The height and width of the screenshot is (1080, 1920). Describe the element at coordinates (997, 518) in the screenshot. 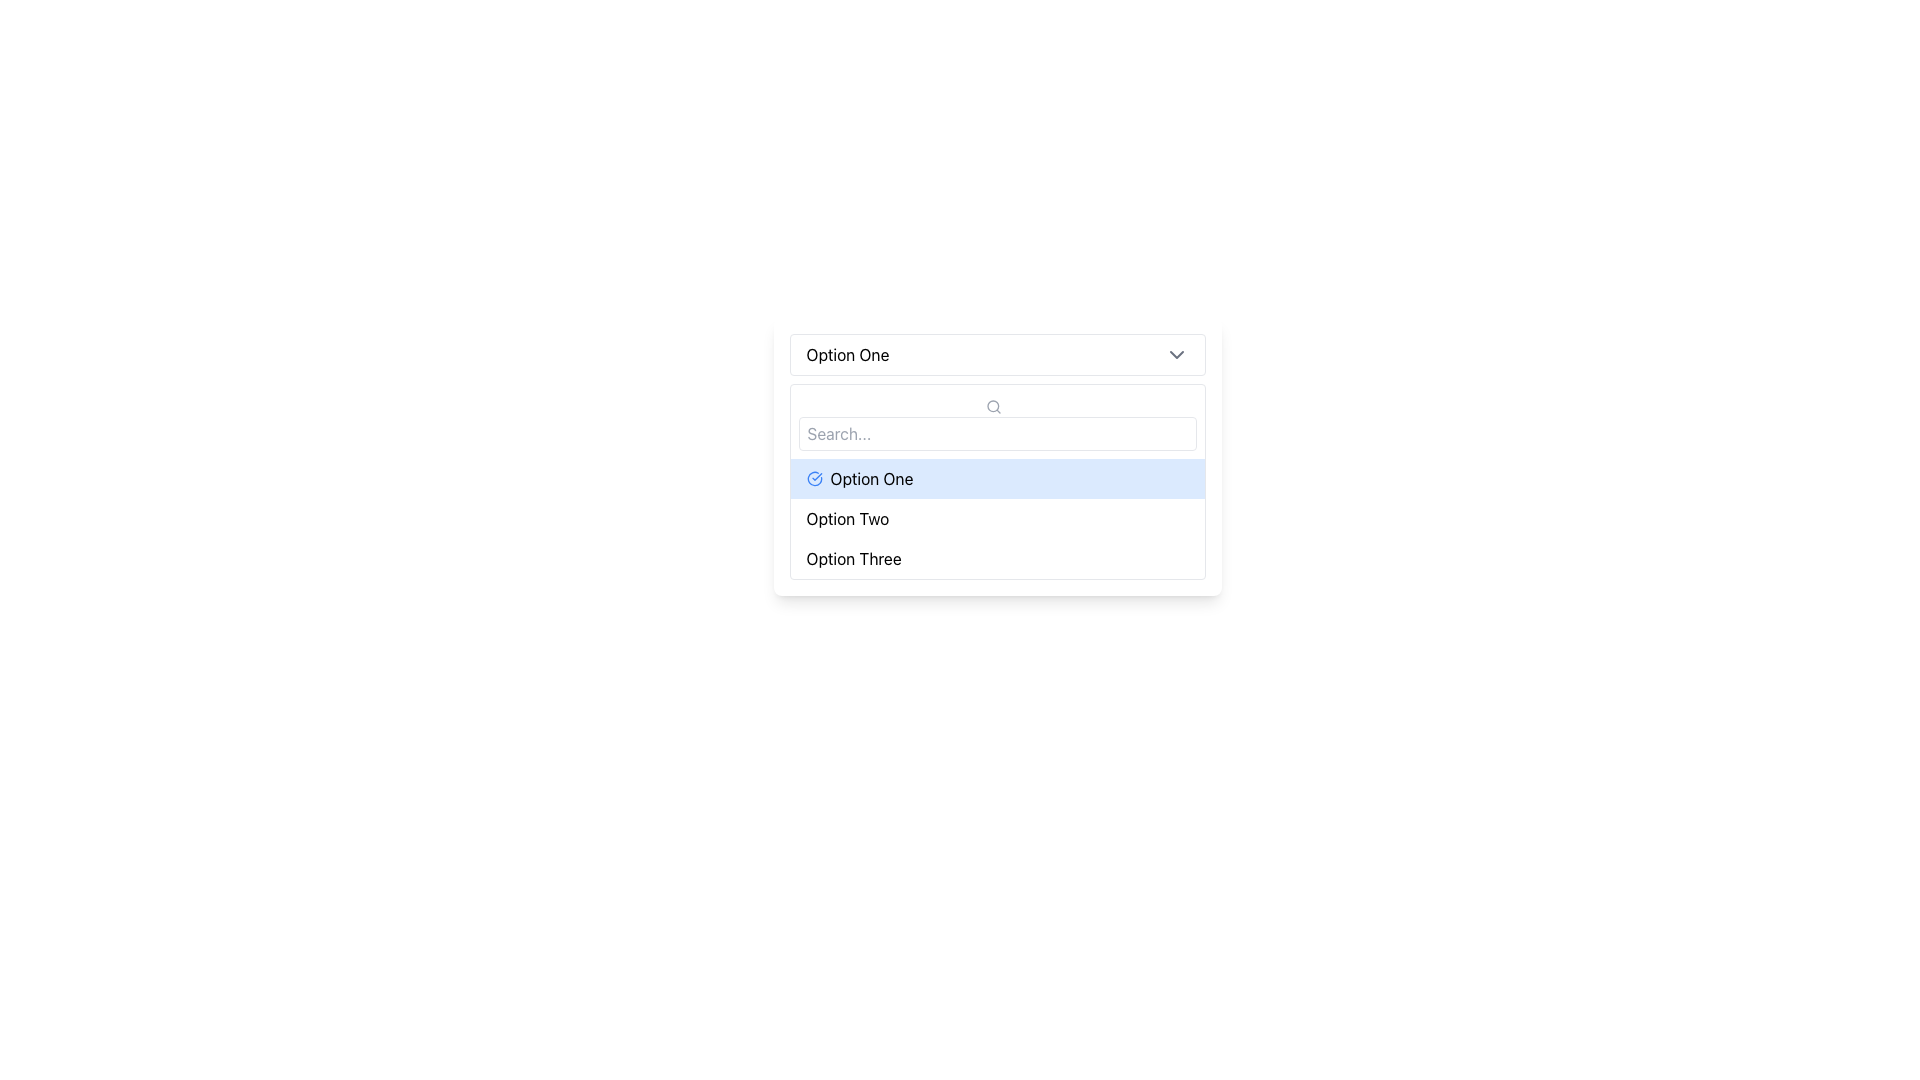

I see `the second item in the dropdown menu` at that location.